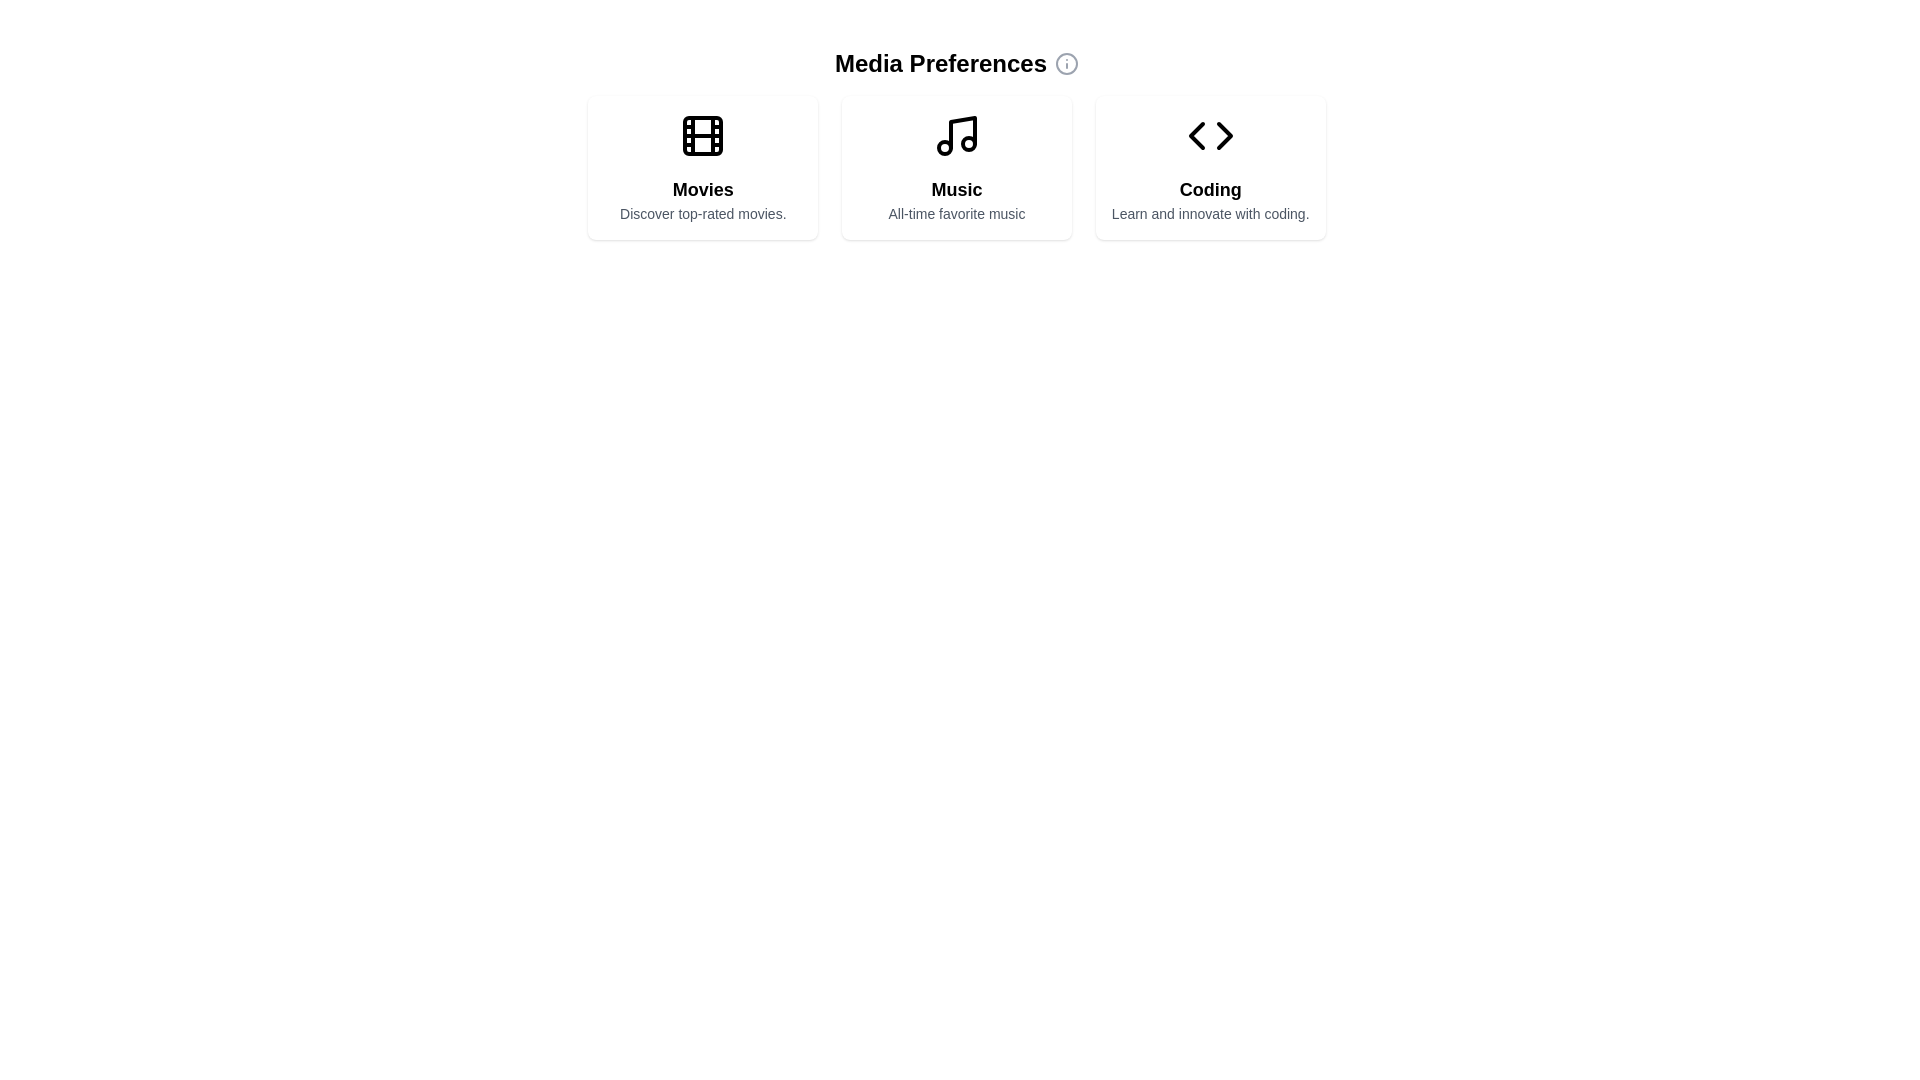  I want to click on the small circular SVG element located near the bottom-left of the musical note icon, so click(944, 146).